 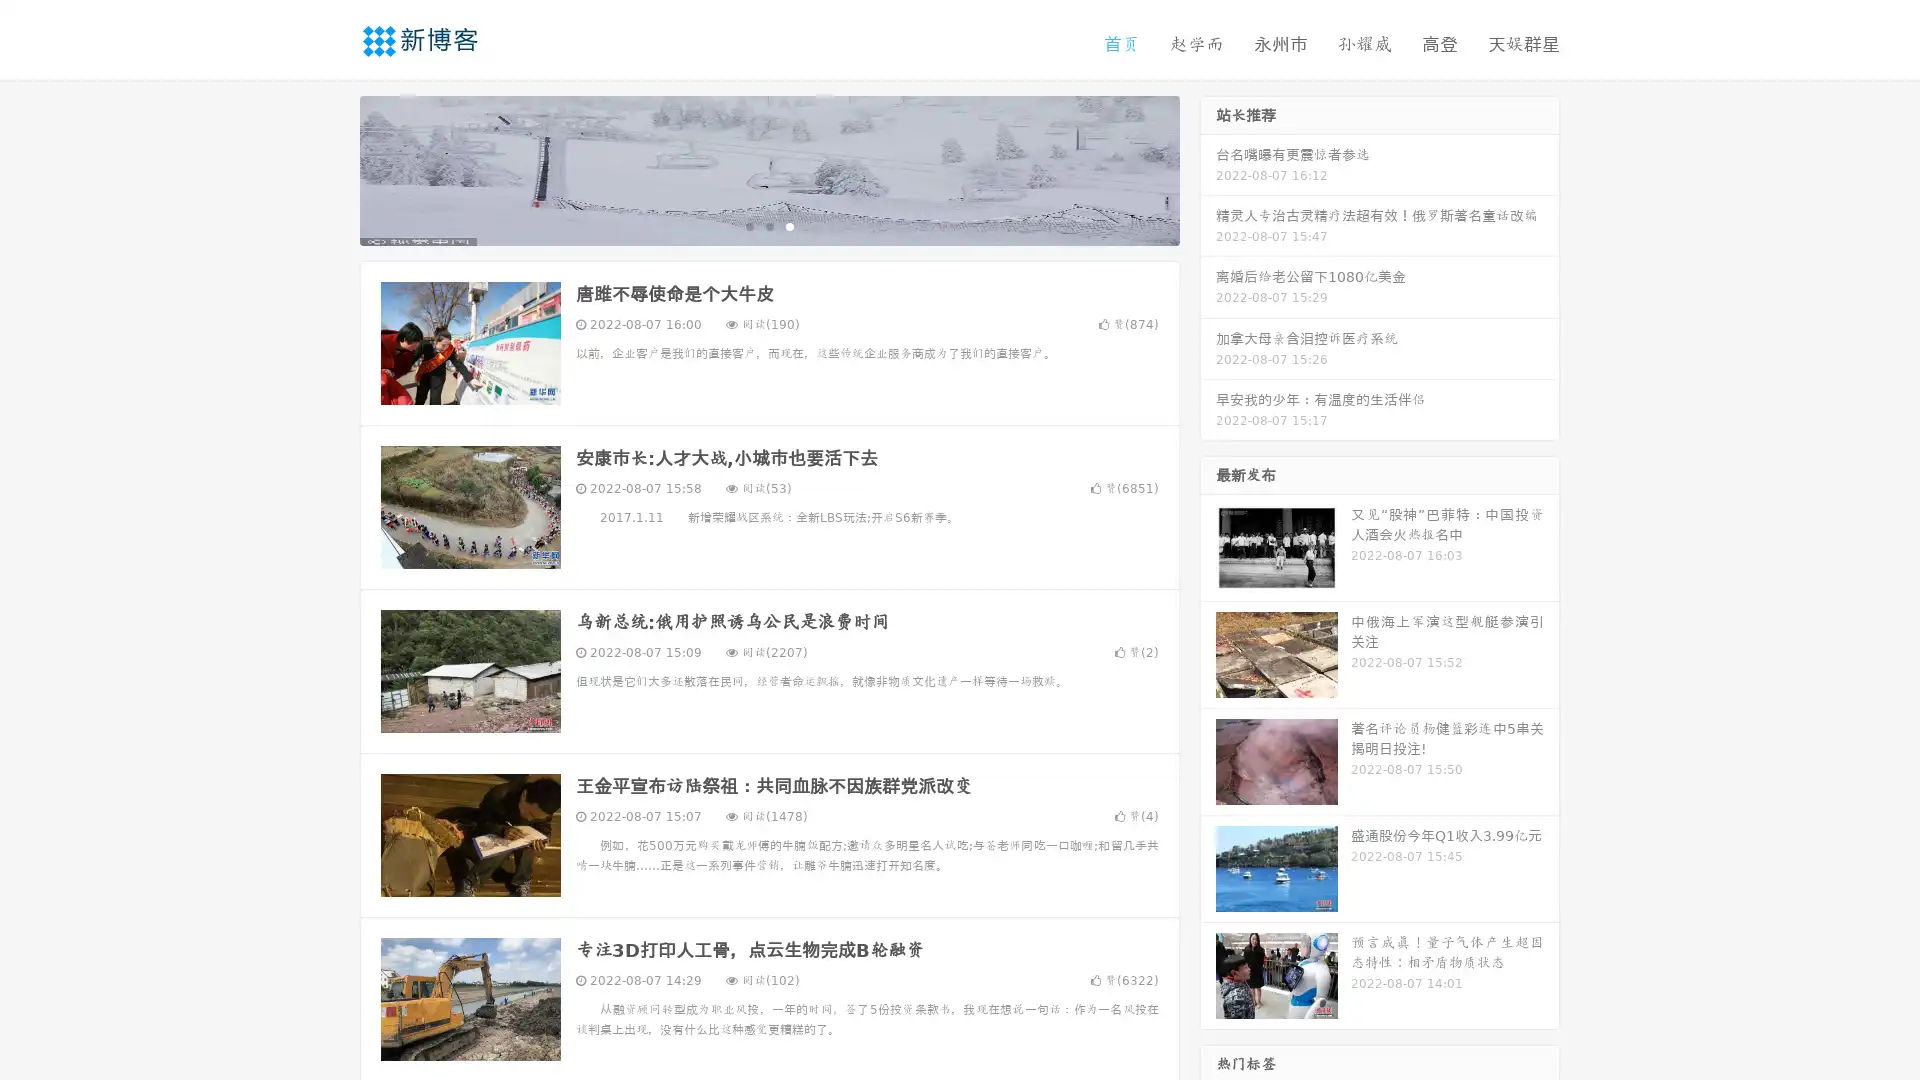 What do you see at coordinates (748, 225) in the screenshot?
I see `Go to slide 1` at bounding box center [748, 225].